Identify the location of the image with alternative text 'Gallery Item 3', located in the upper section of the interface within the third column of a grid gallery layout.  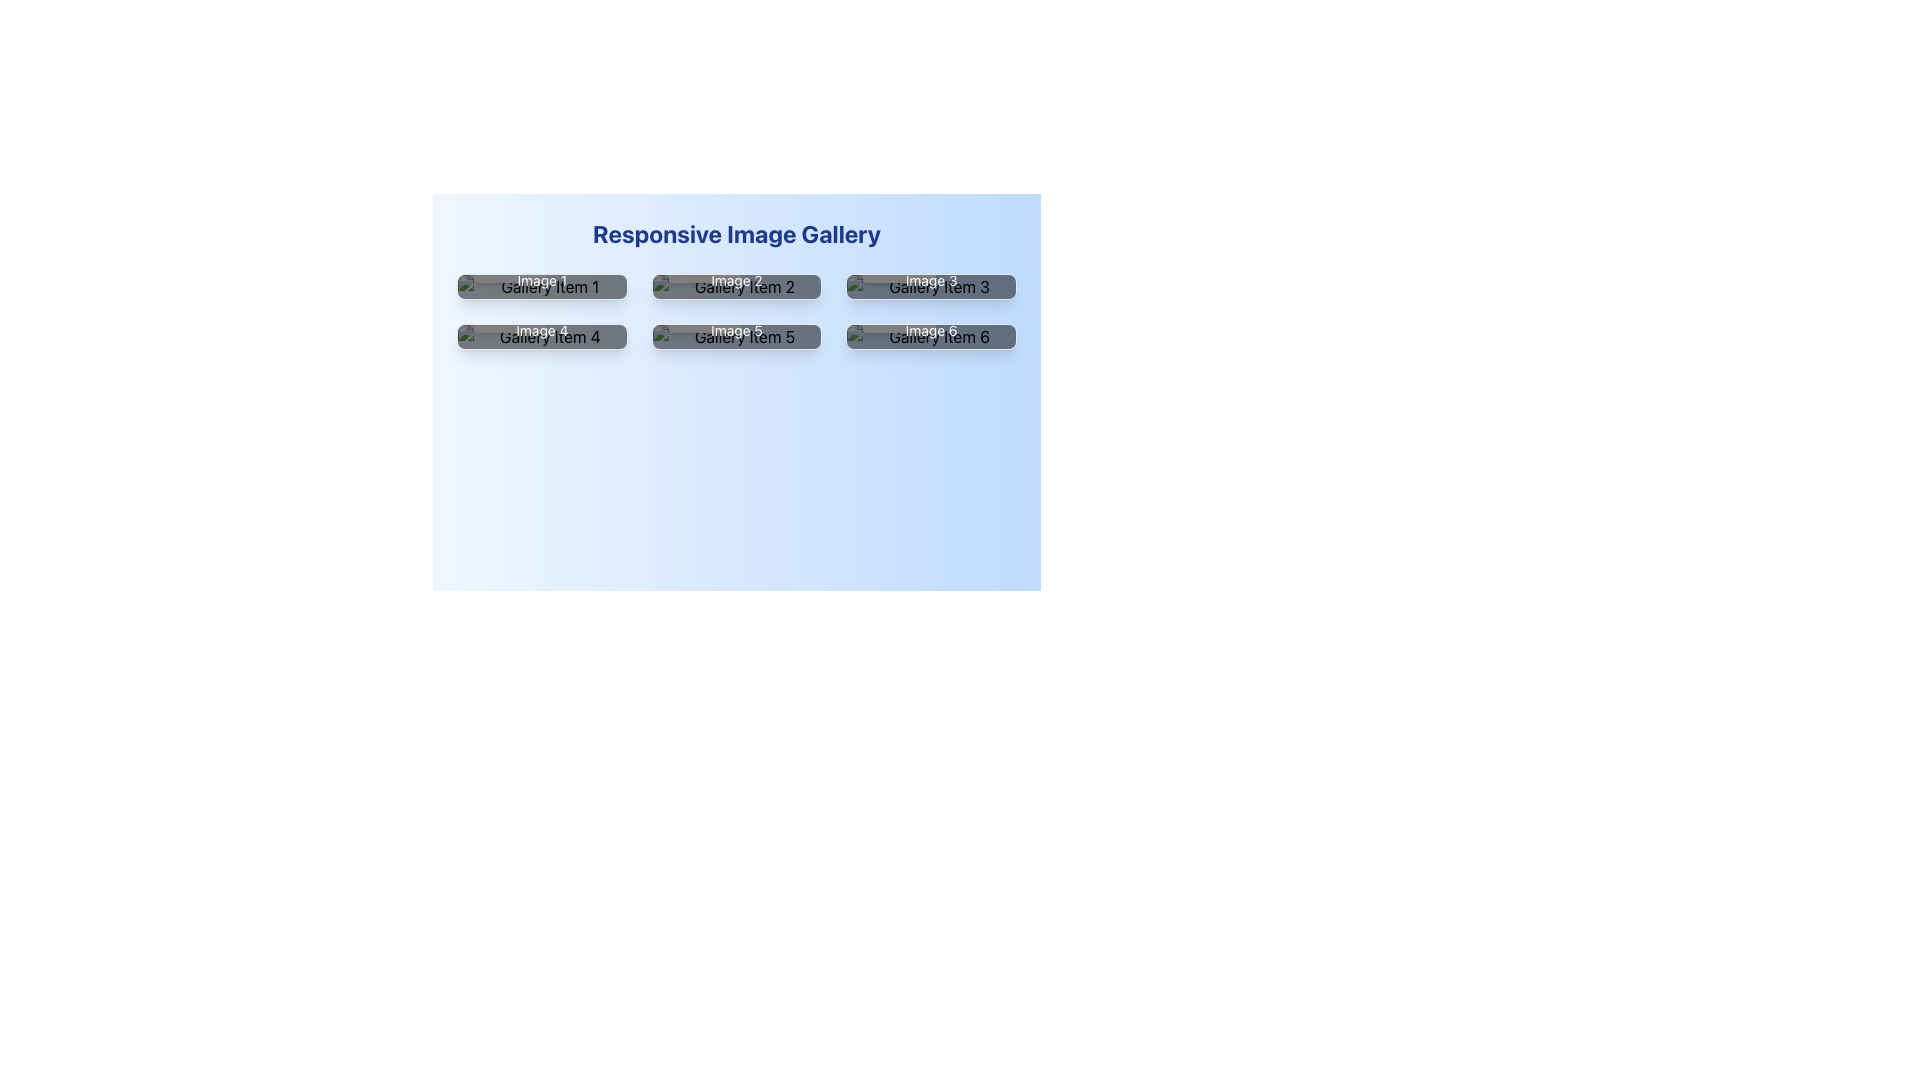
(930, 286).